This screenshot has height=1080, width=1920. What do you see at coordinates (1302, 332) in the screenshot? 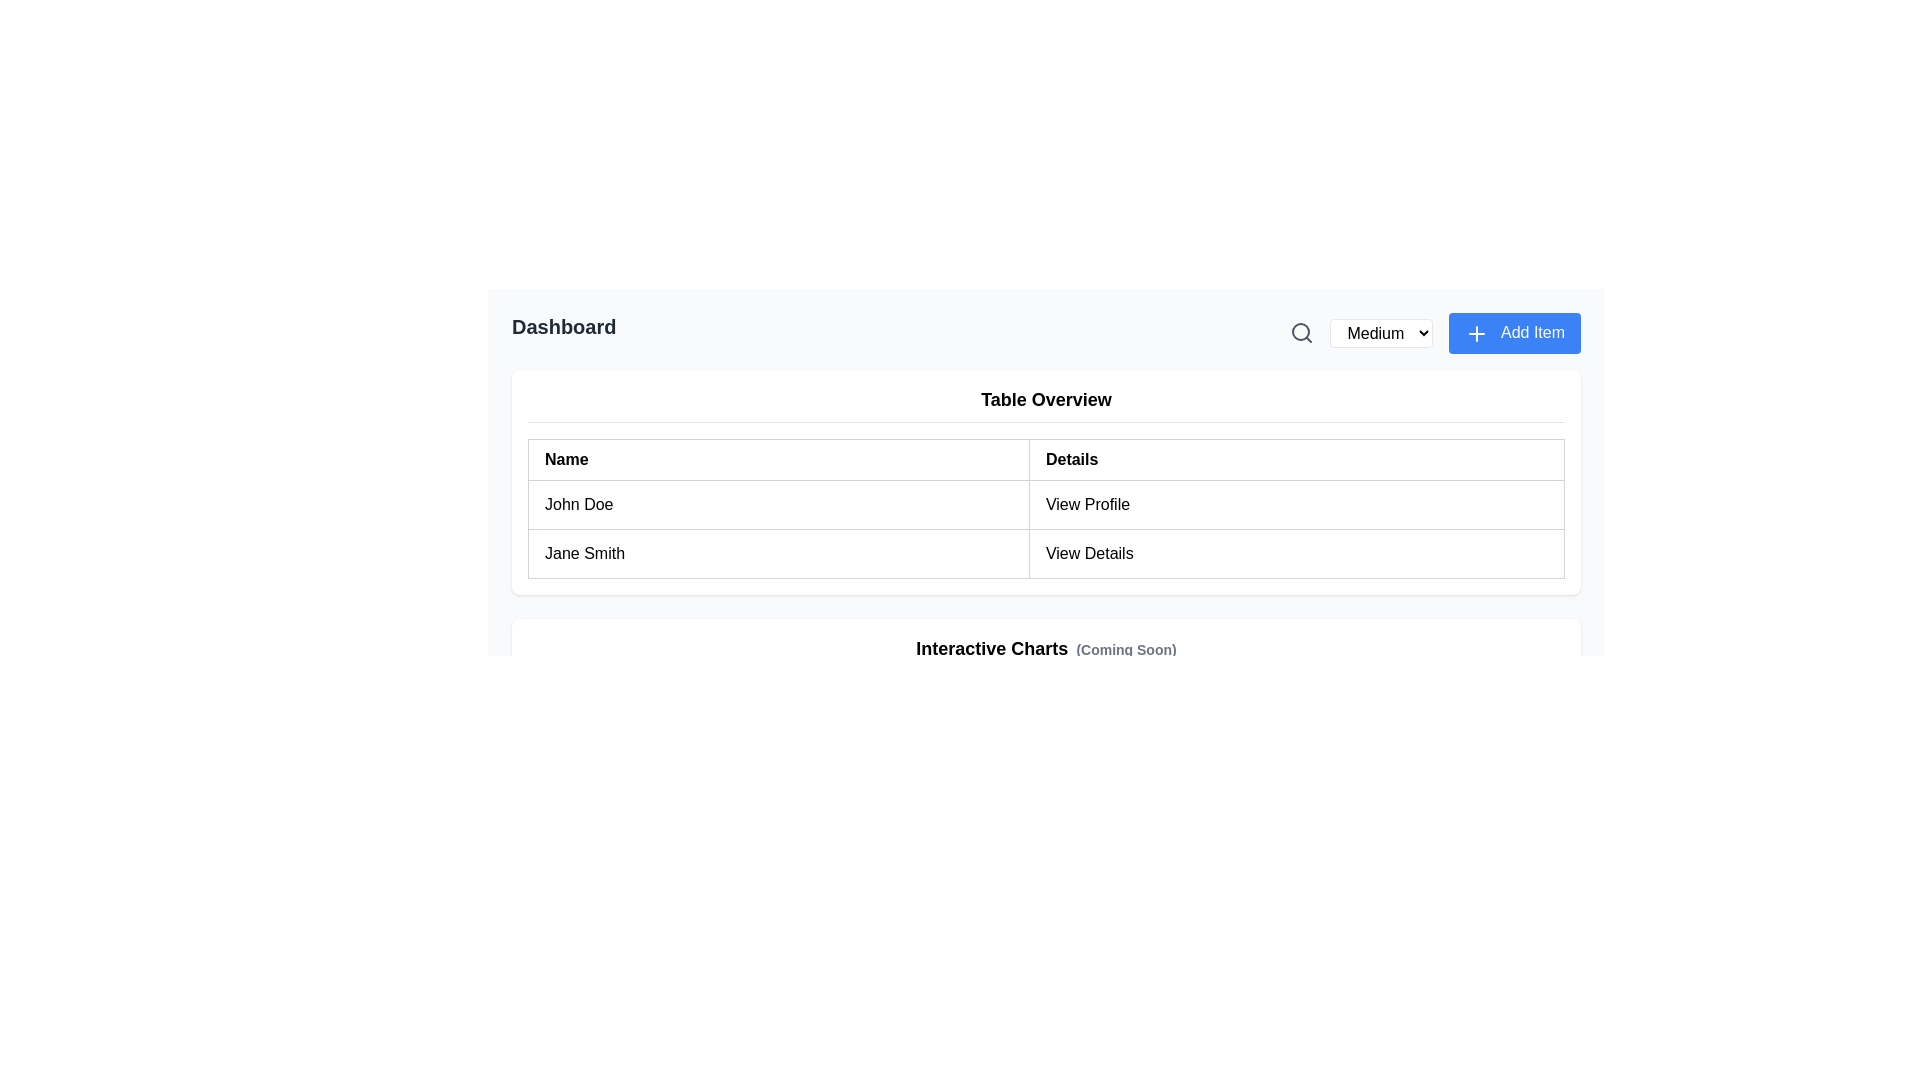
I see `the magnifying glass icon outlined in black, representing search functionality, located to the left of the 'Medium' dropdown and the 'Add Item' button, to initiate a search action` at bounding box center [1302, 332].